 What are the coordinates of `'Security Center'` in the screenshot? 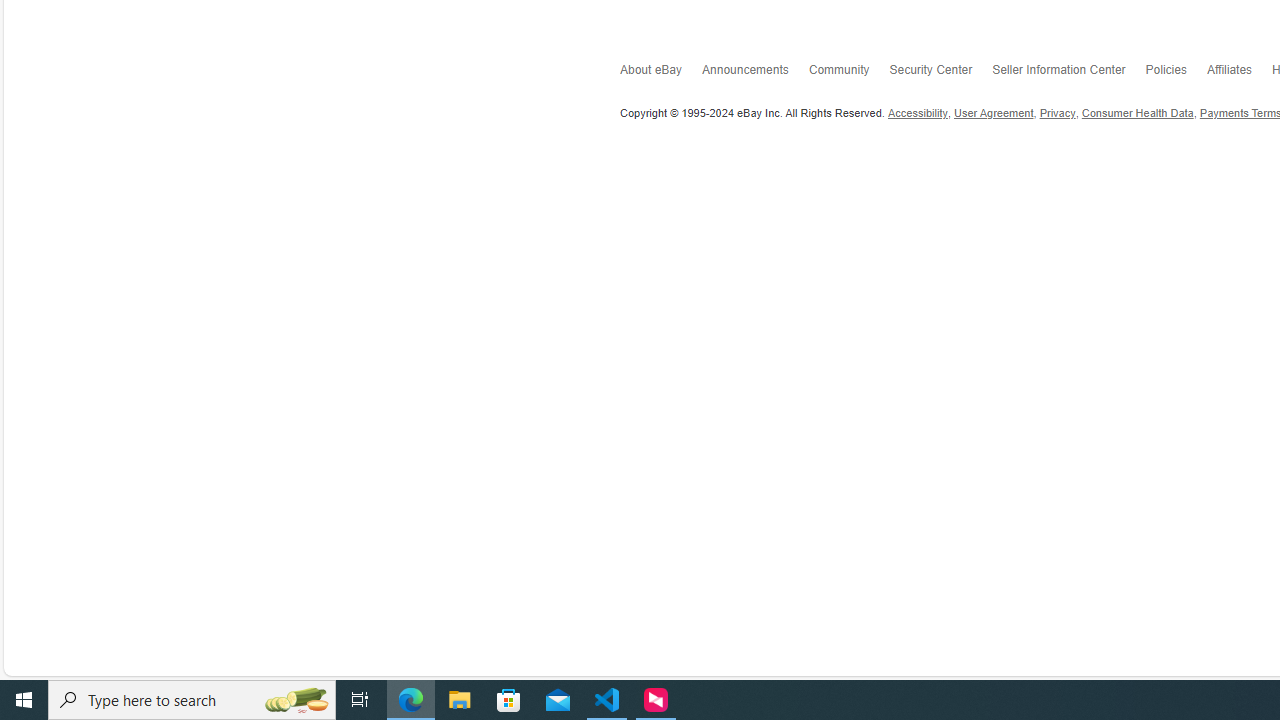 It's located at (940, 73).